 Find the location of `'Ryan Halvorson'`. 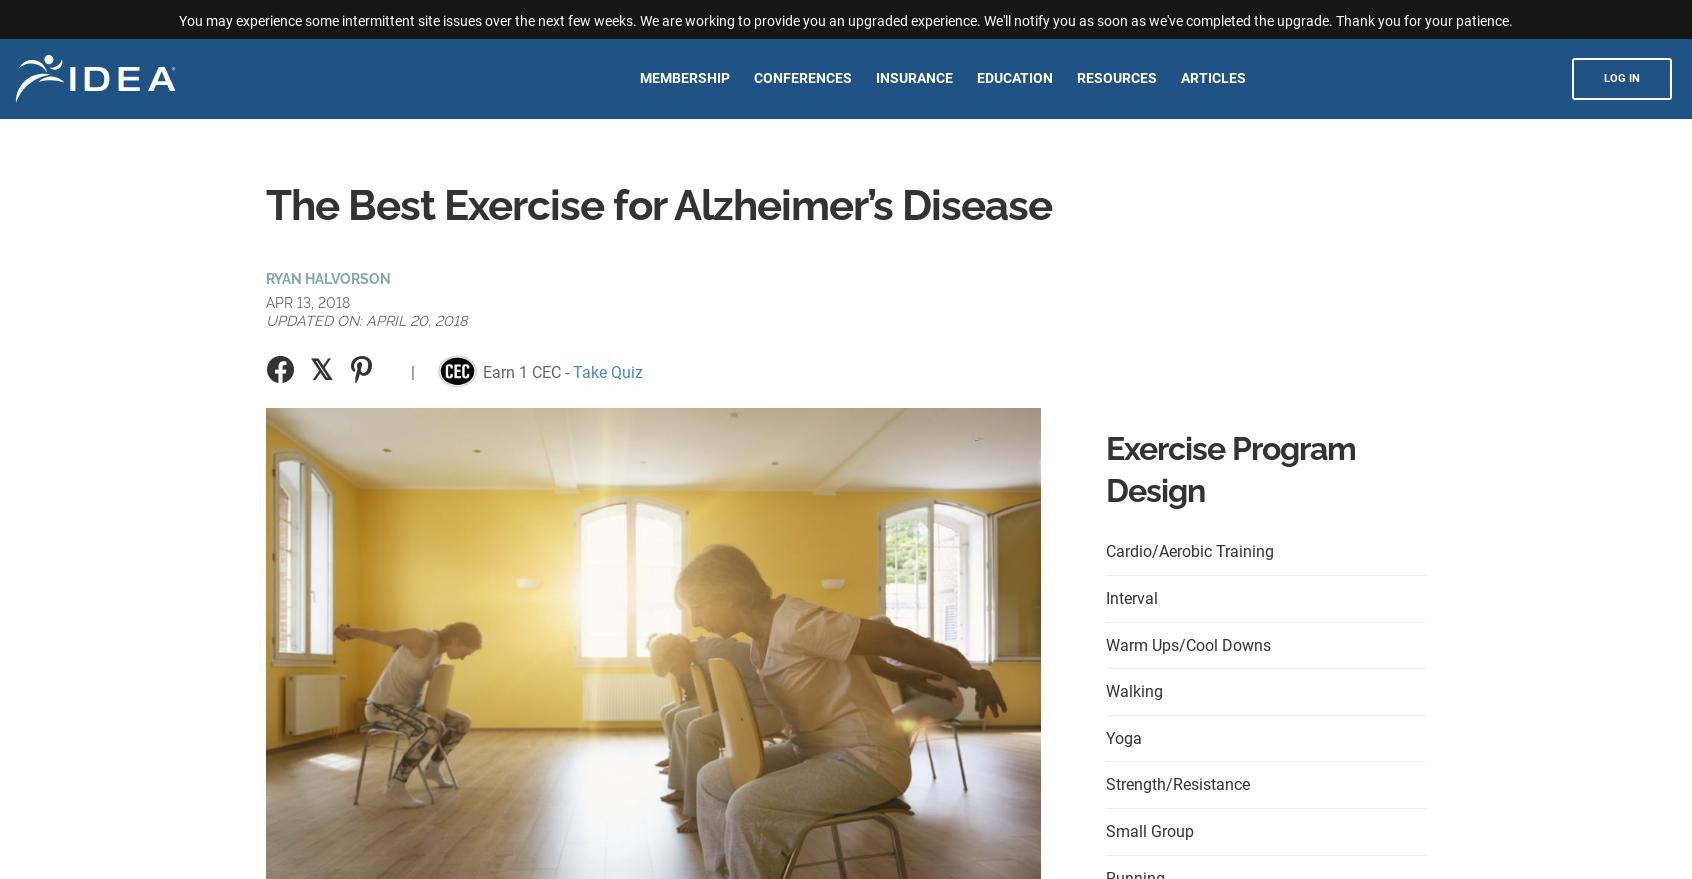

'Ryan Halvorson' is located at coordinates (265, 276).